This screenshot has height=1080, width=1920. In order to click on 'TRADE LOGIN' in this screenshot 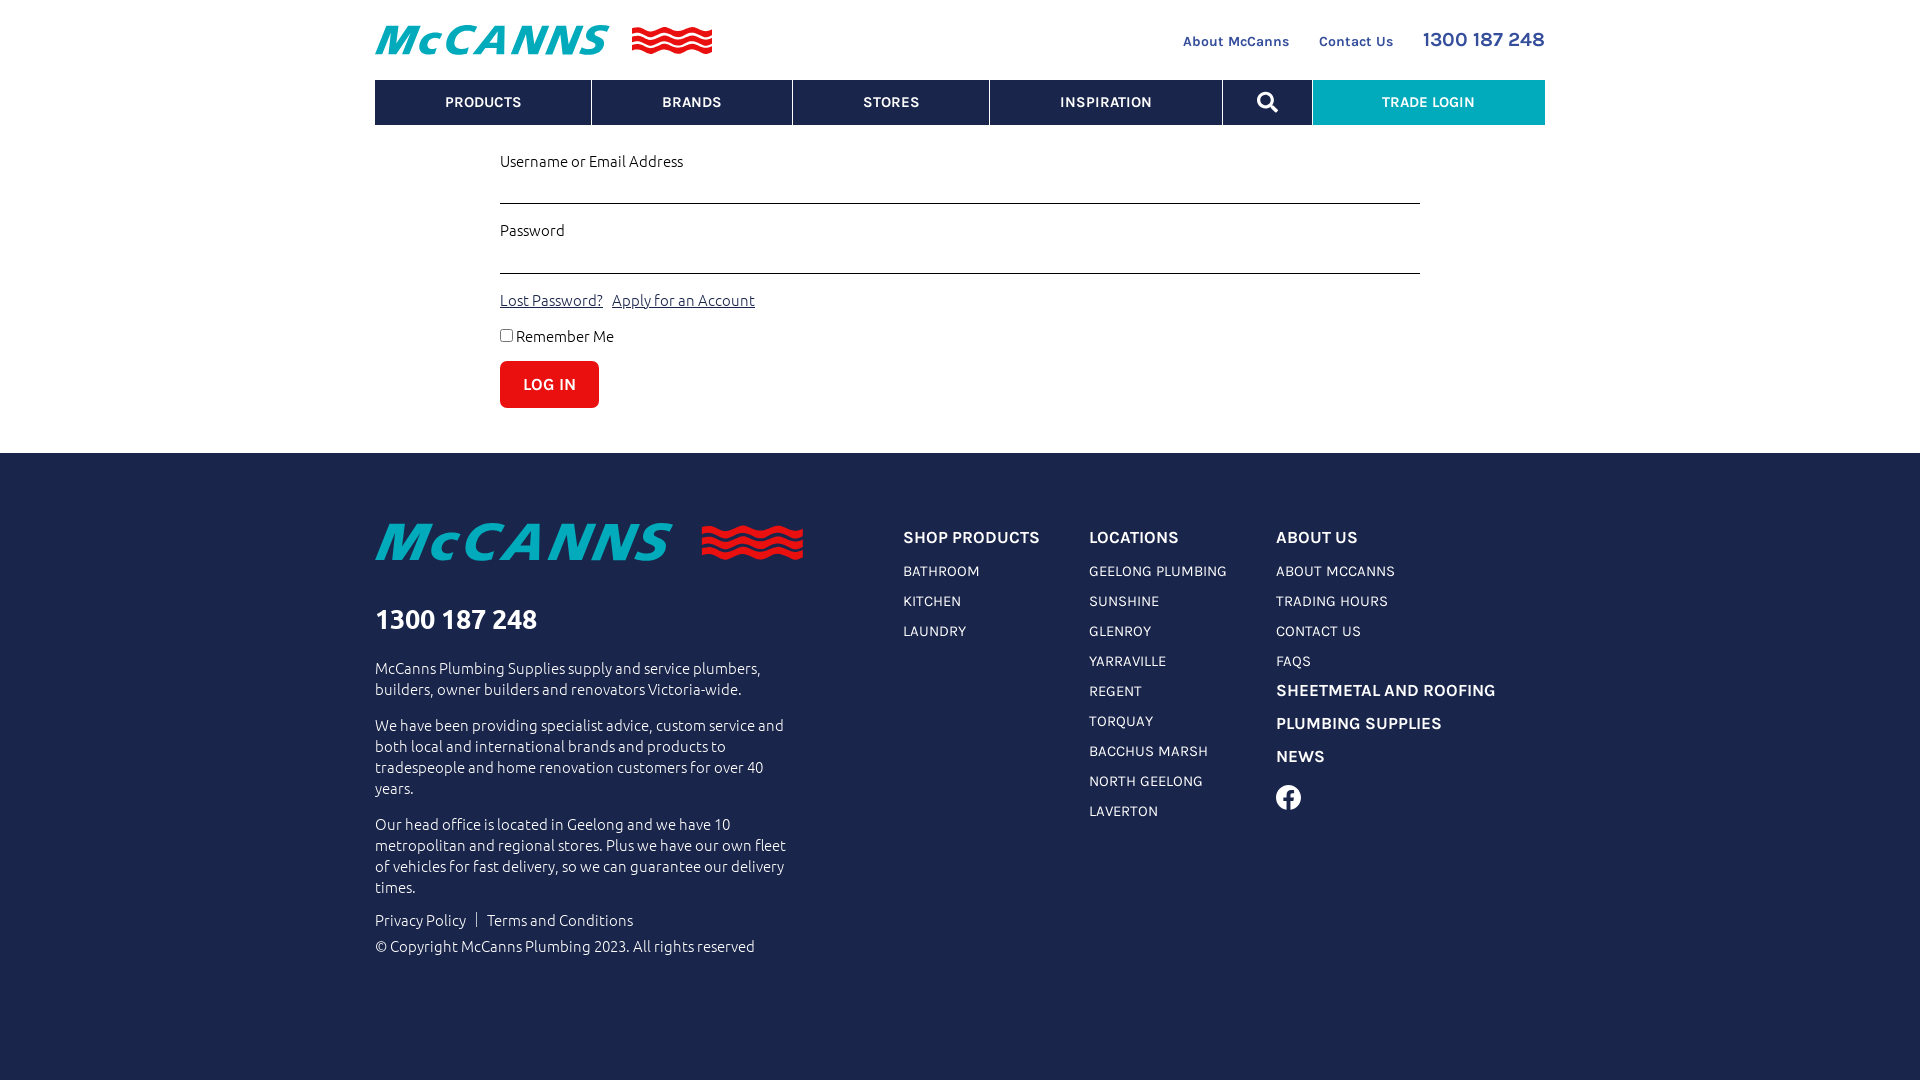, I will do `click(1313, 102)`.